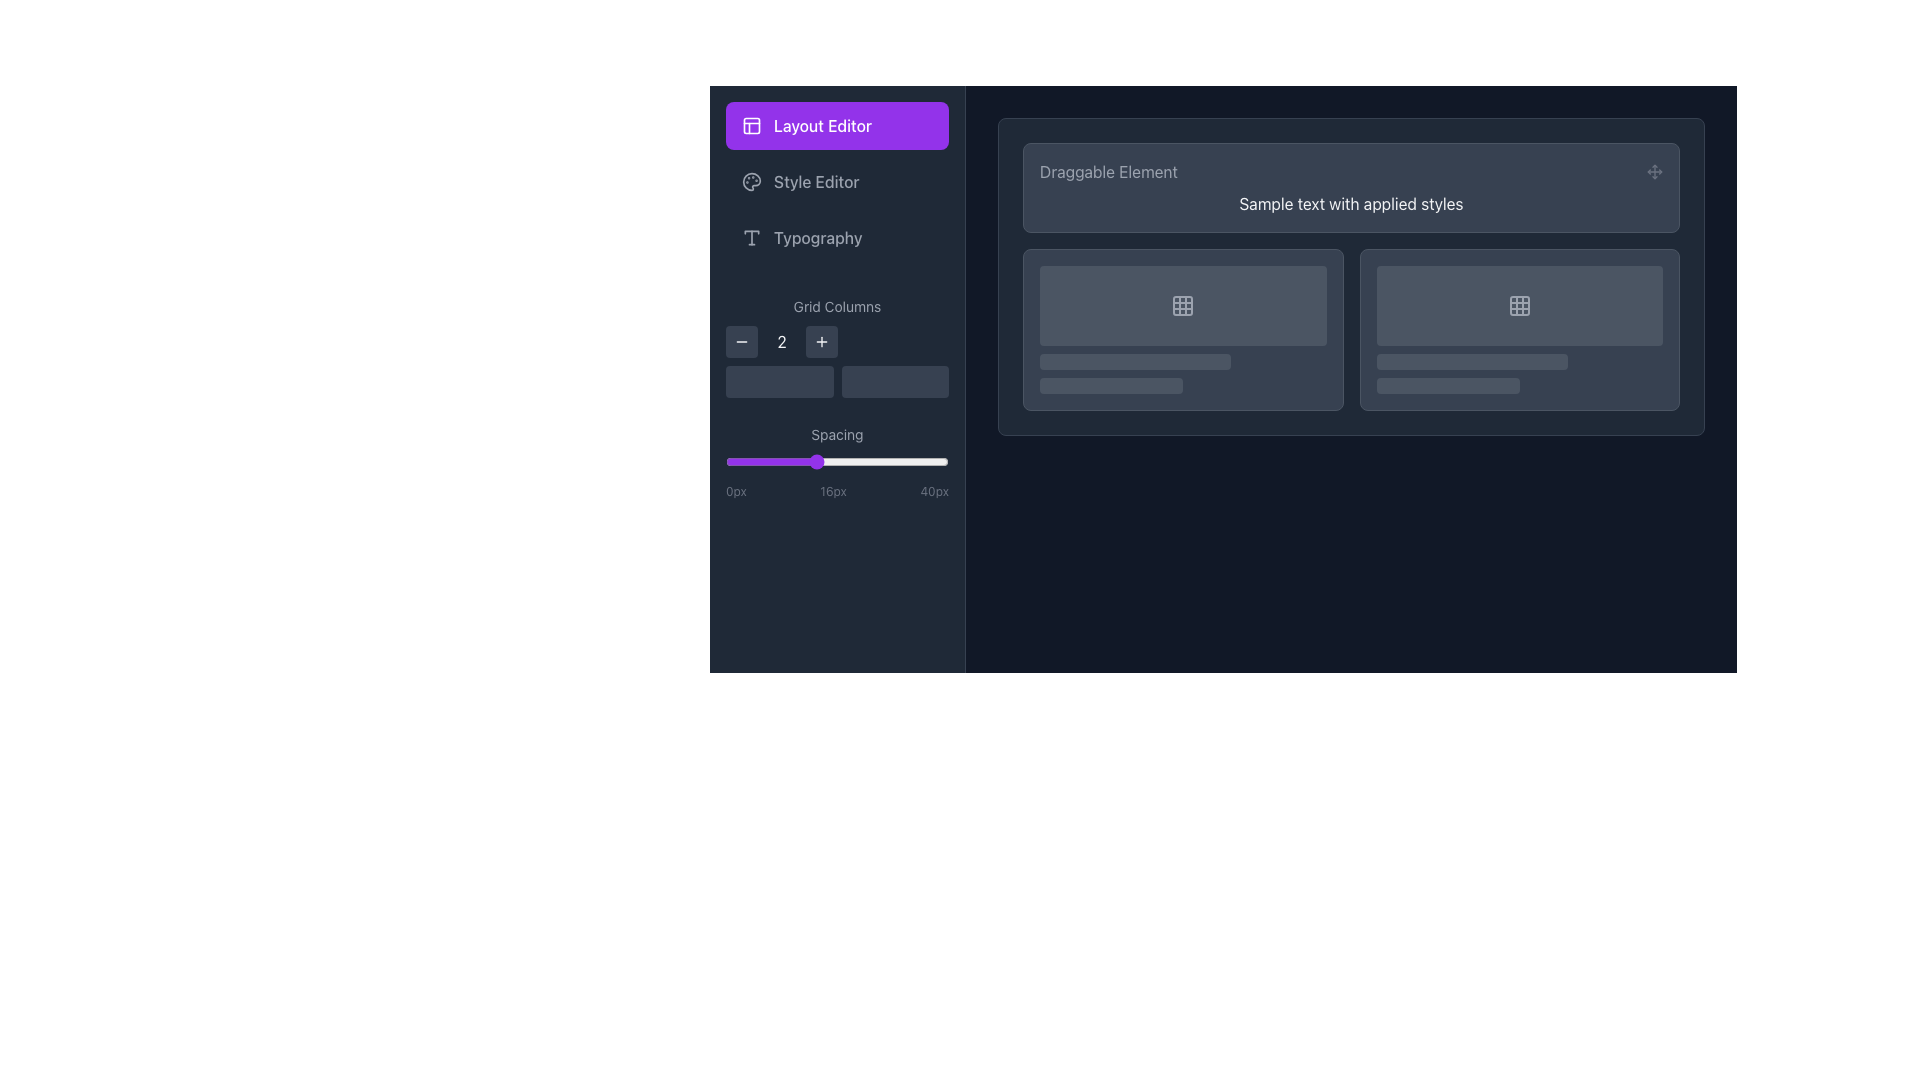 This screenshot has height=1080, width=1920. Describe the element at coordinates (797, 462) in the screenshot. I see `spacing` at that location.